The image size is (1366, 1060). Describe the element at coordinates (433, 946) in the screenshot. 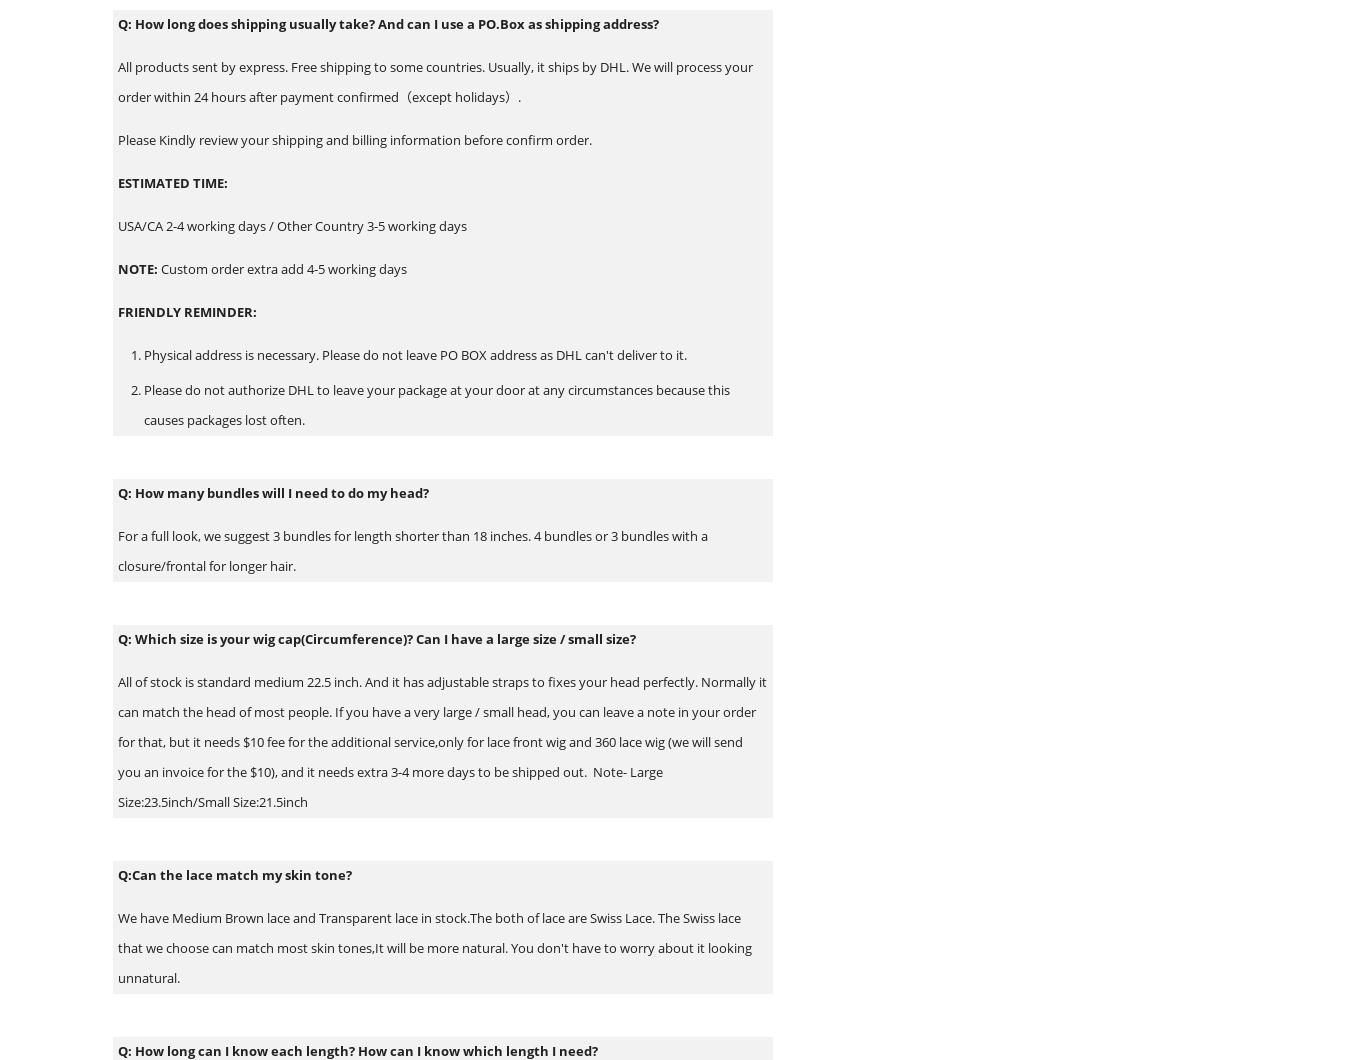

I see `'We have Medium Brown lace and Transparent lace in stock.The both of lace are Swiss Lace. The Swiss lace that we choose can match most skin tones,It will be more natural. You don't have to worry about it looking unnatural.'` at that location.